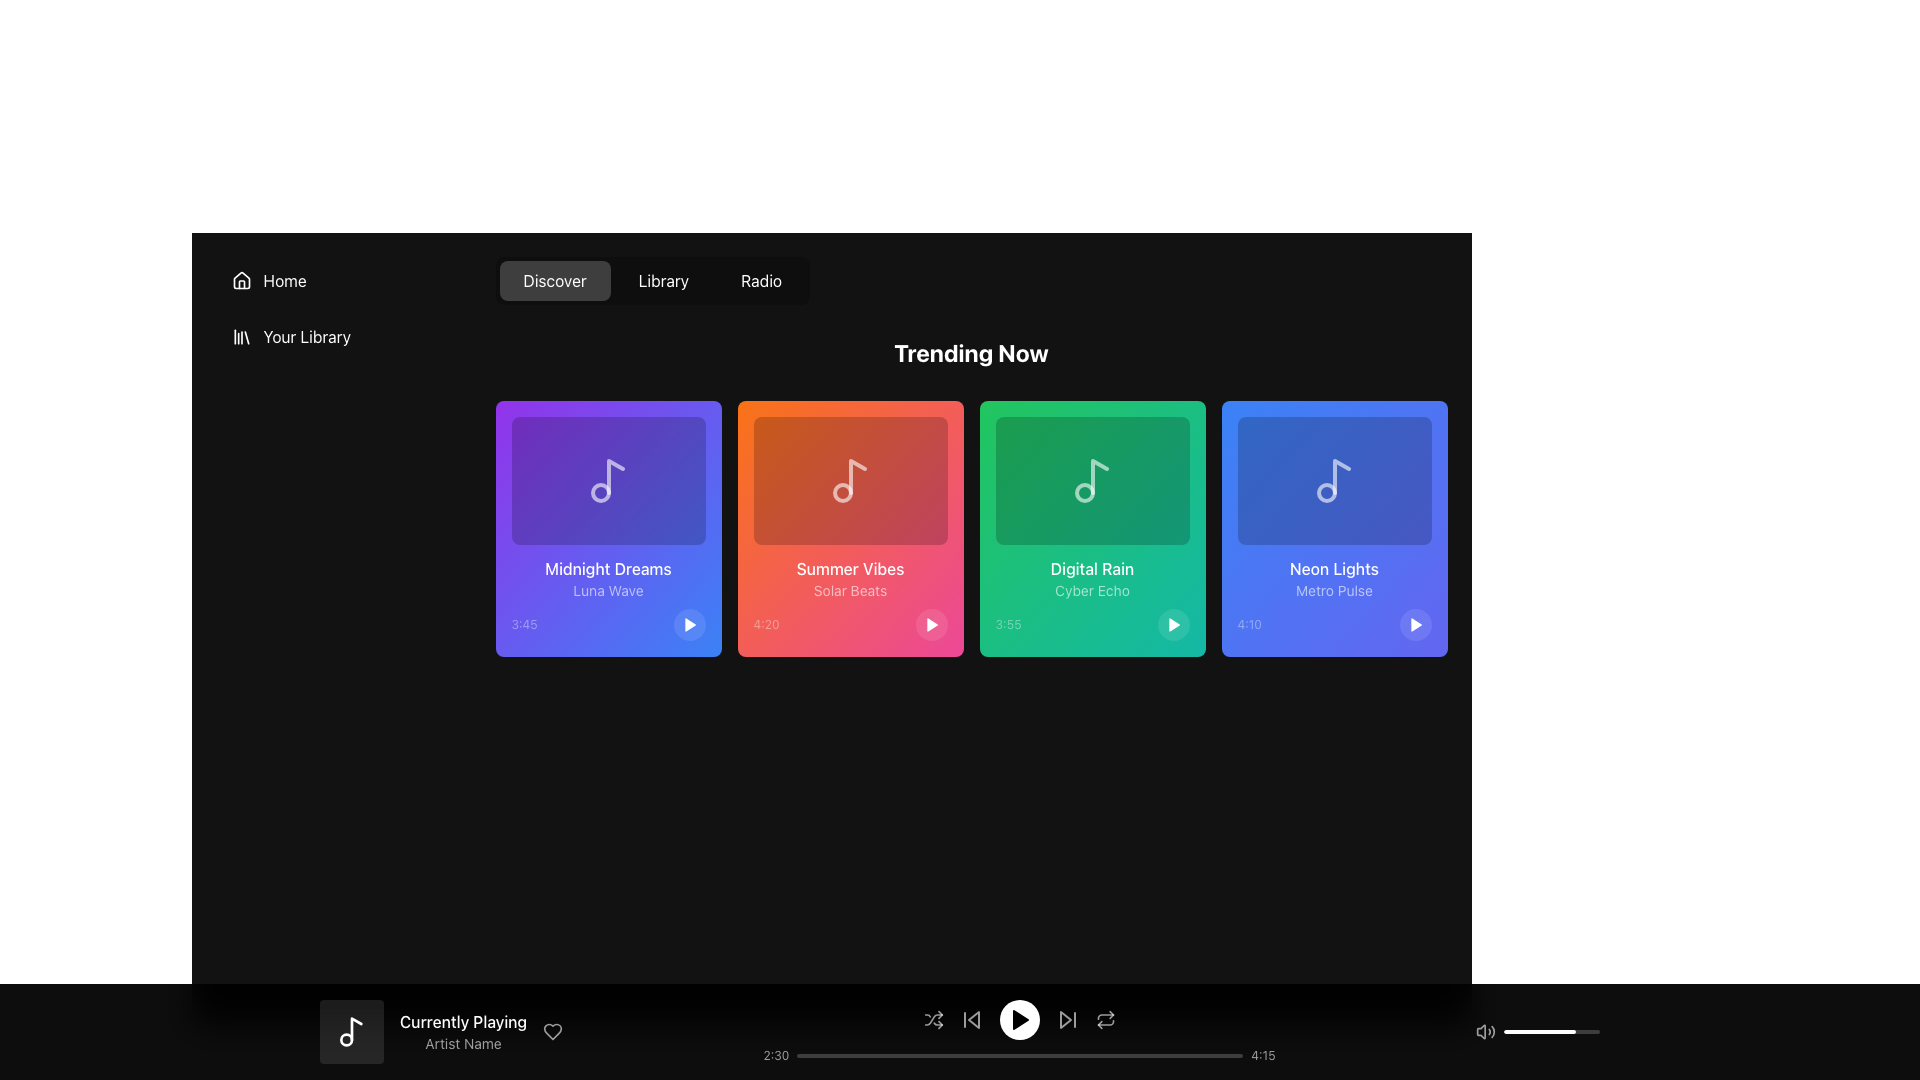 This screenshot has width=1920, height=1080. Describe the element at coordinates (599, 493) in the screenshot. I see `the circular element that is part of the musical note icon above the text 'Midnight Dreams' in the first tile of the 'Trending Now' section` at that location.